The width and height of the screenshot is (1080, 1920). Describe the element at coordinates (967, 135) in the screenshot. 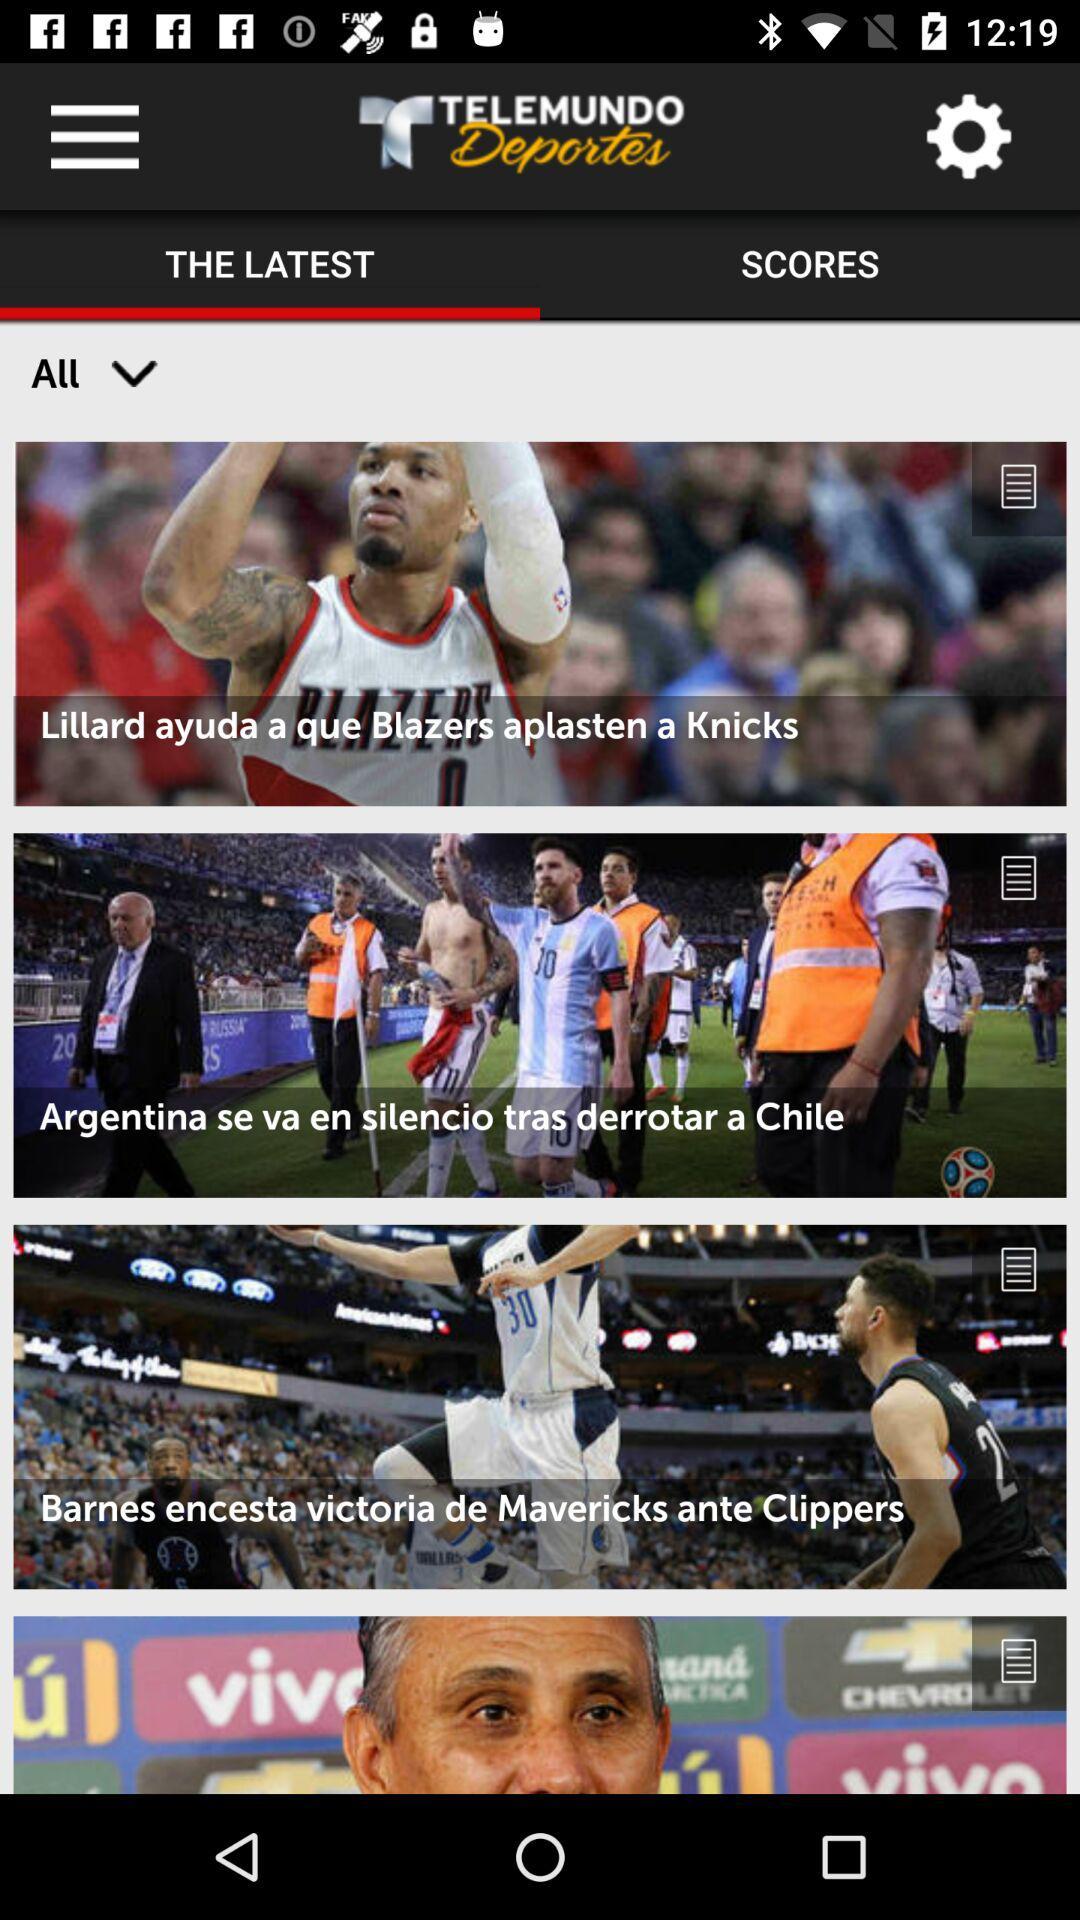

I see `the icon above the scores item` at that location.